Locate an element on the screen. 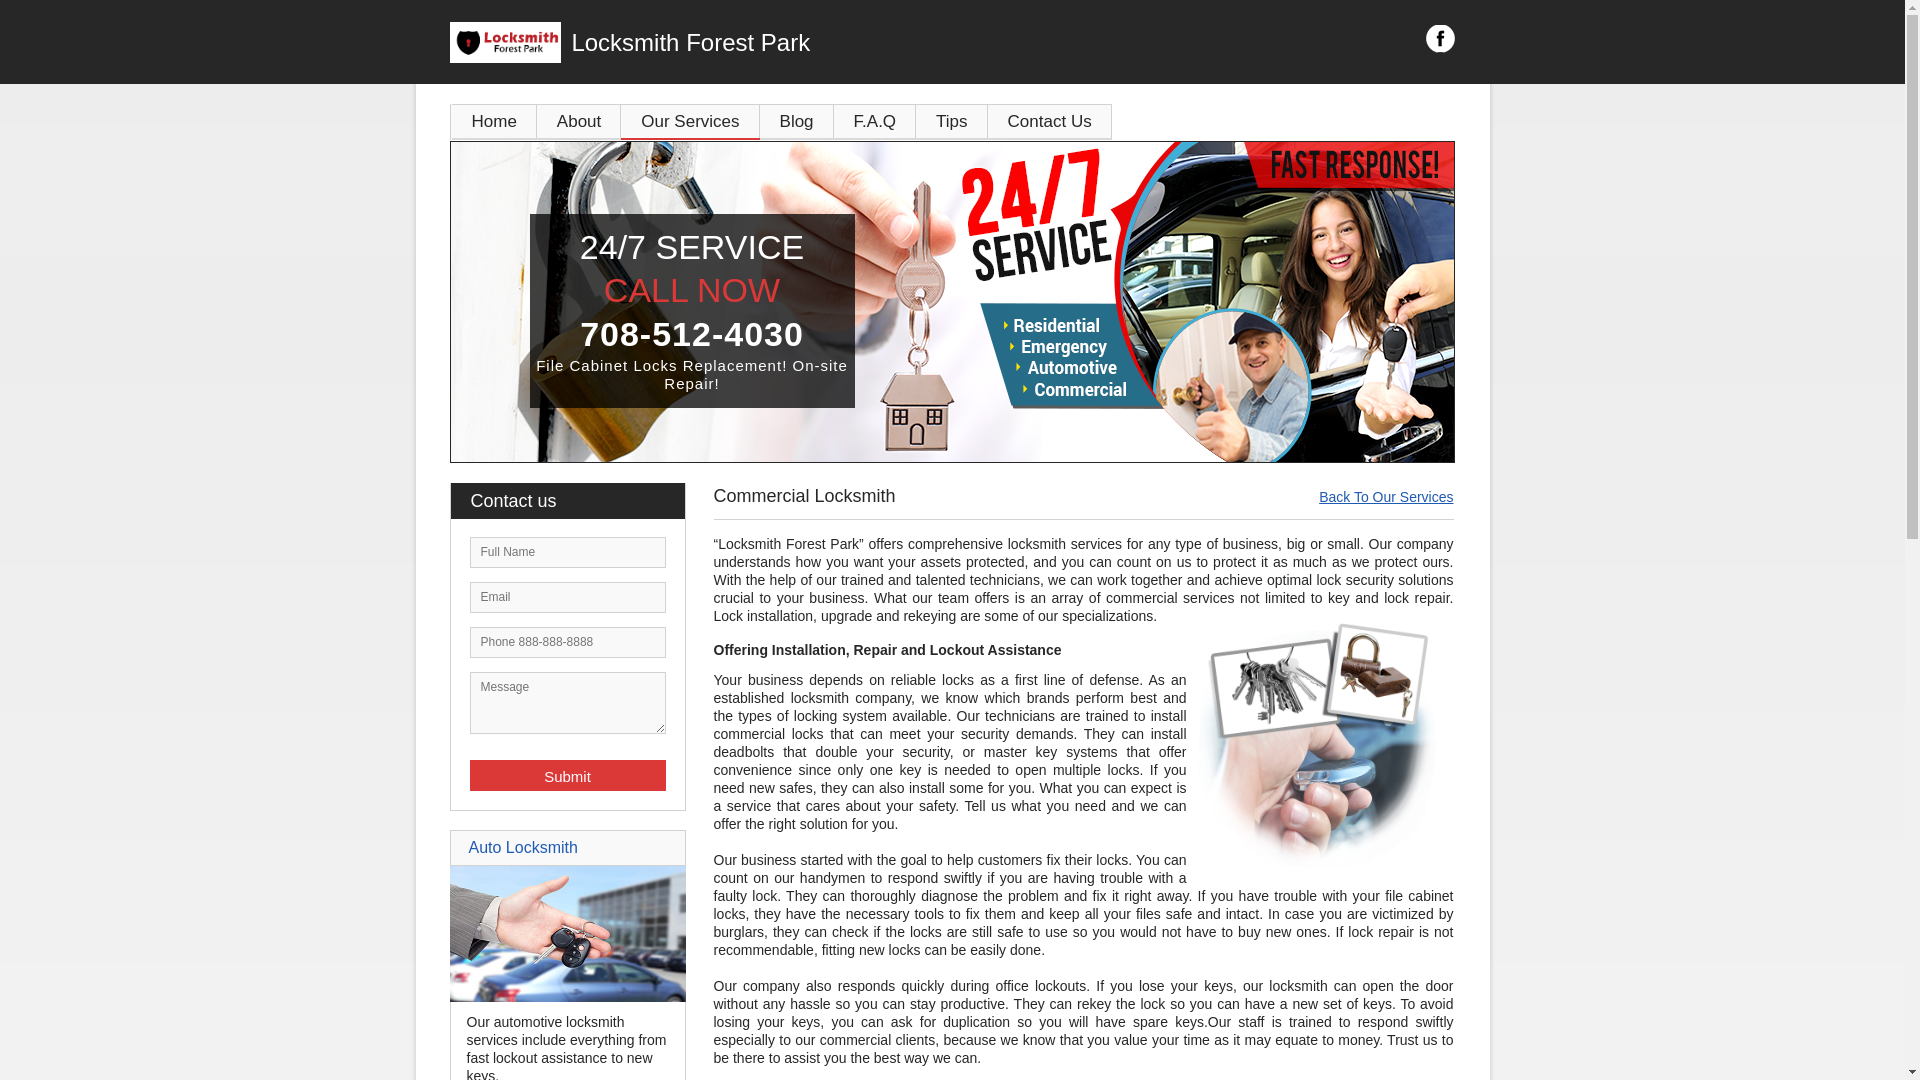 This screenshot has width=1920, height=1080. 'Home' is located at coordinates (494, 121).